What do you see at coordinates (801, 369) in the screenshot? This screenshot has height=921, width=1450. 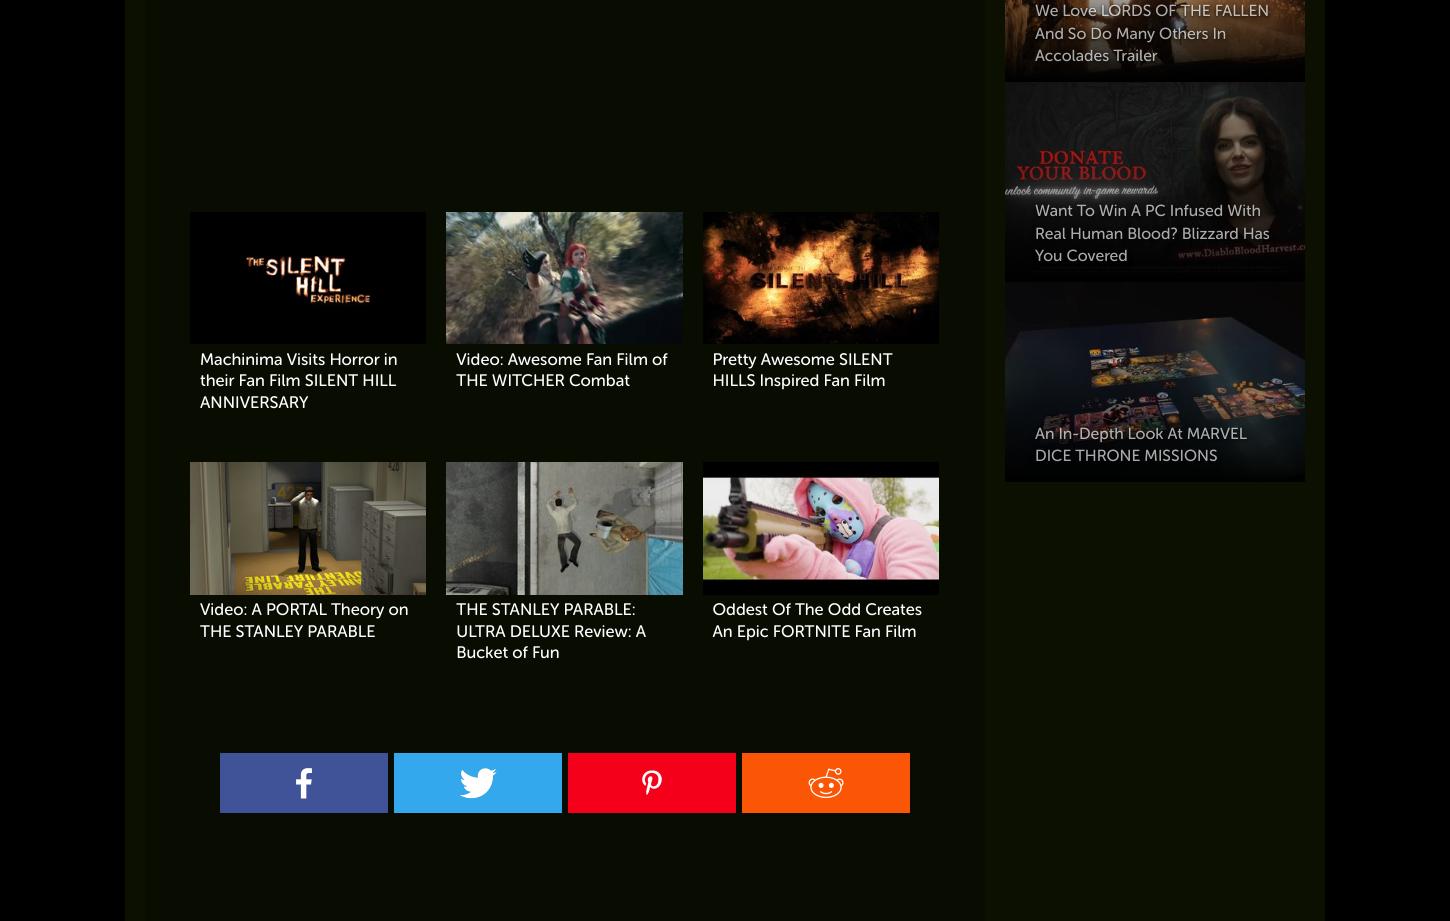 I see `'Pretty Awesome SILENT HILLS Inspired Fan Film'` at bounding box center [801, 369].